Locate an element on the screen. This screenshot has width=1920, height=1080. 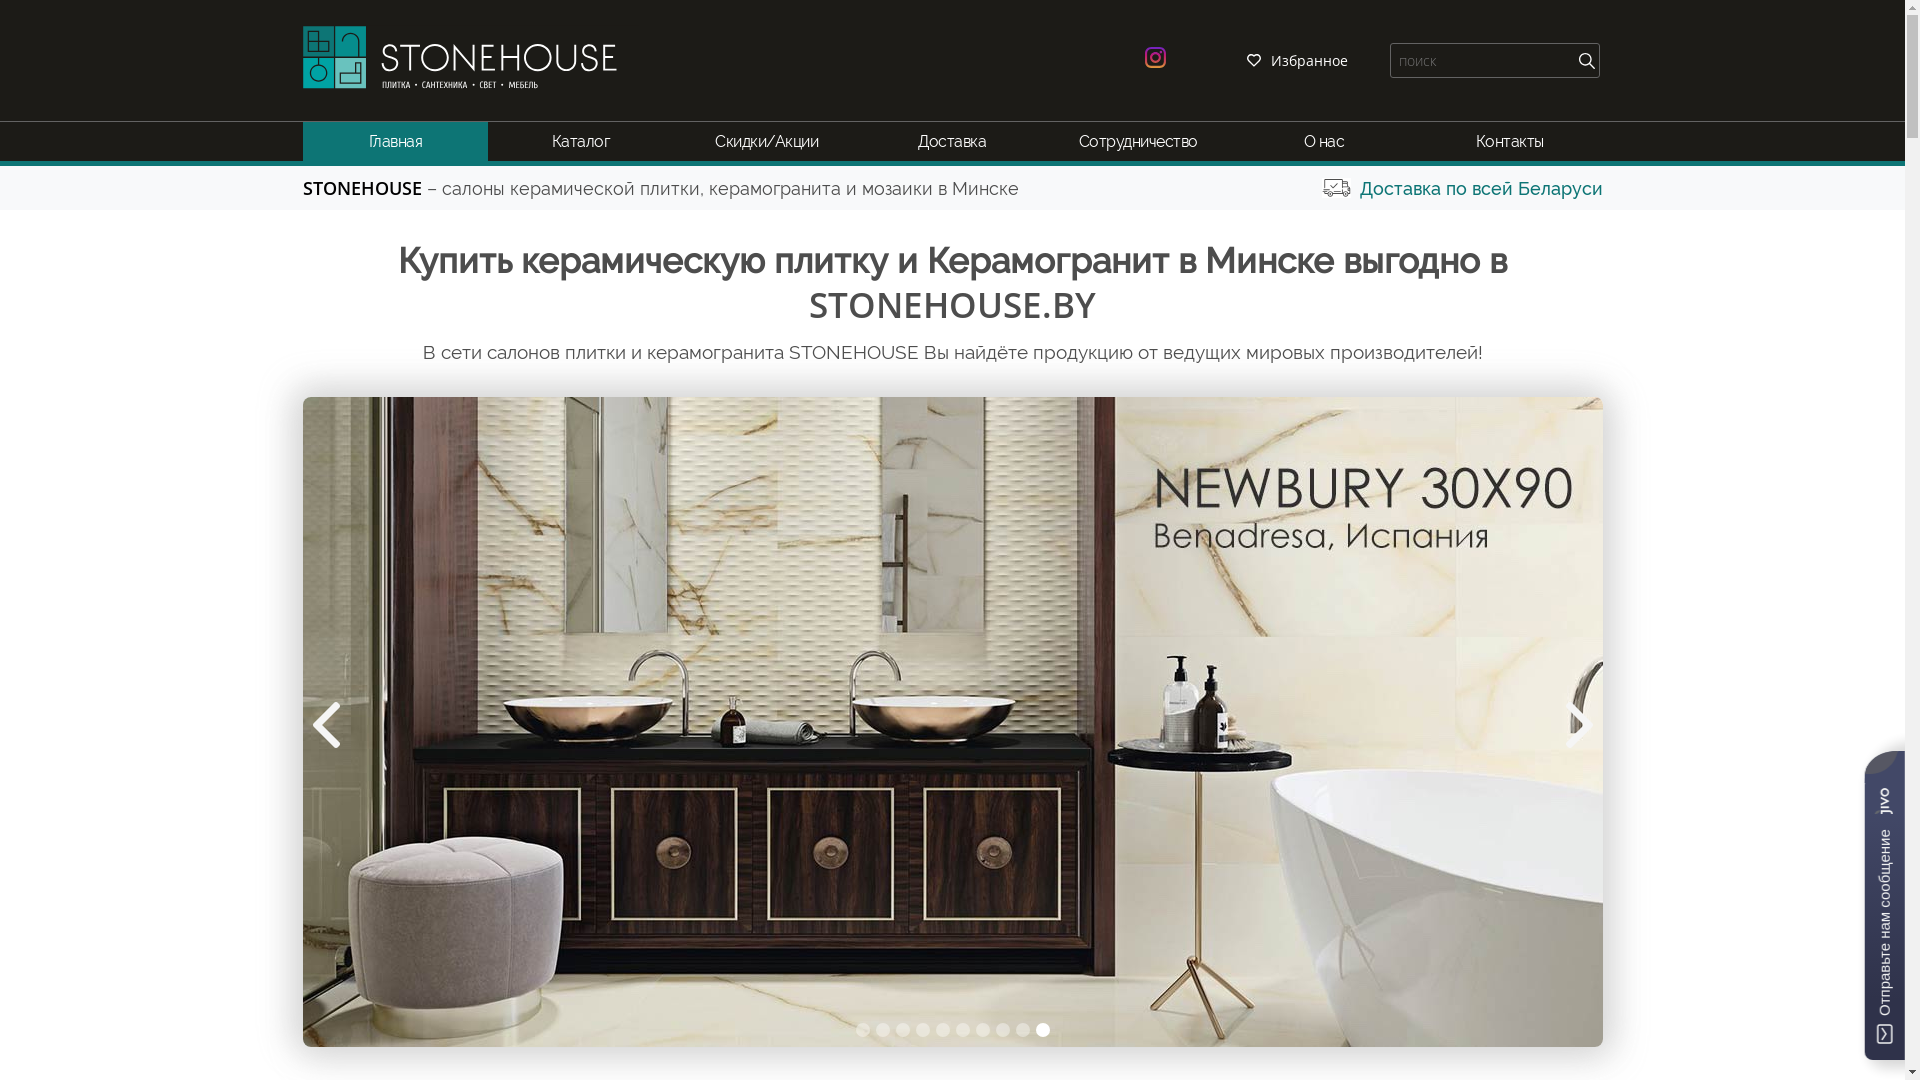
'6' is located at coordinates (954, 1029).